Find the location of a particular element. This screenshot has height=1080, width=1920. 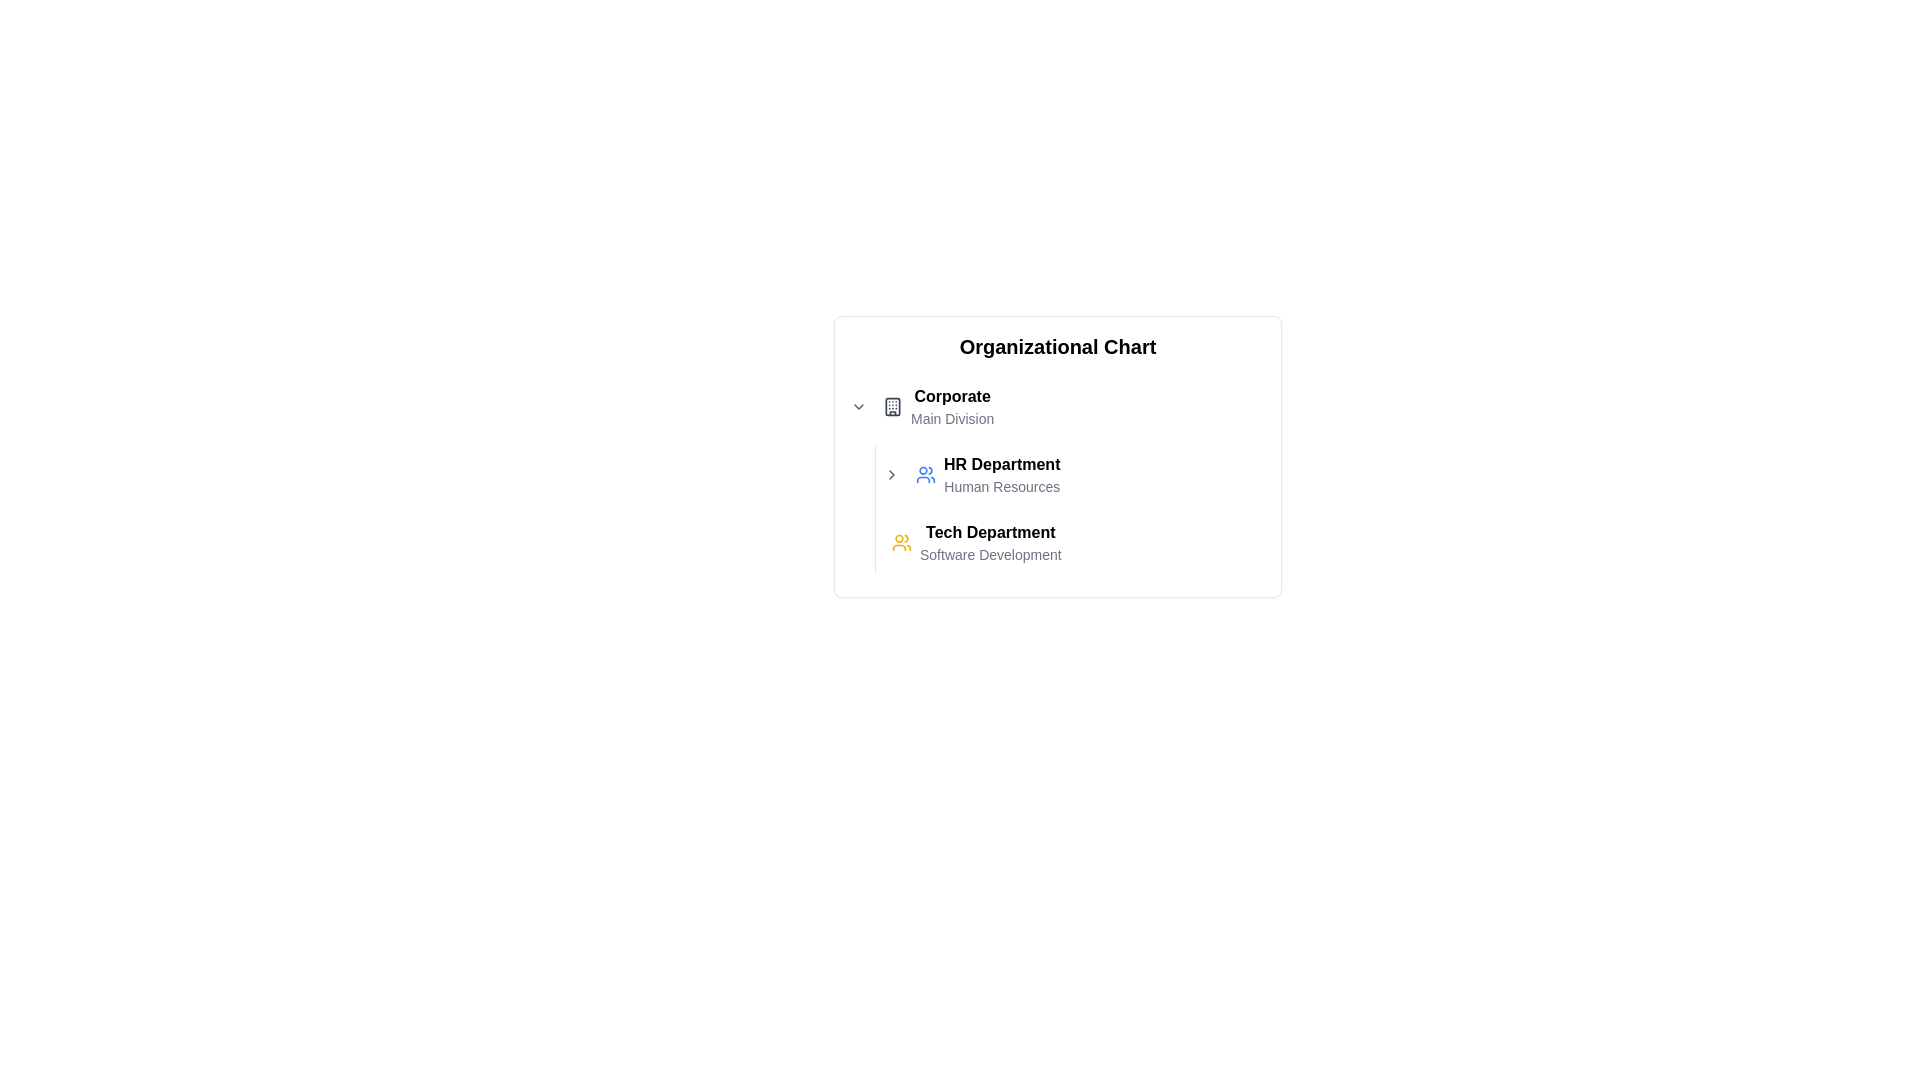

the static text element that describes the 'Tech Department', located directly below the 'Tech Department' label in the organizational chart is located at coordinates (990, 555).